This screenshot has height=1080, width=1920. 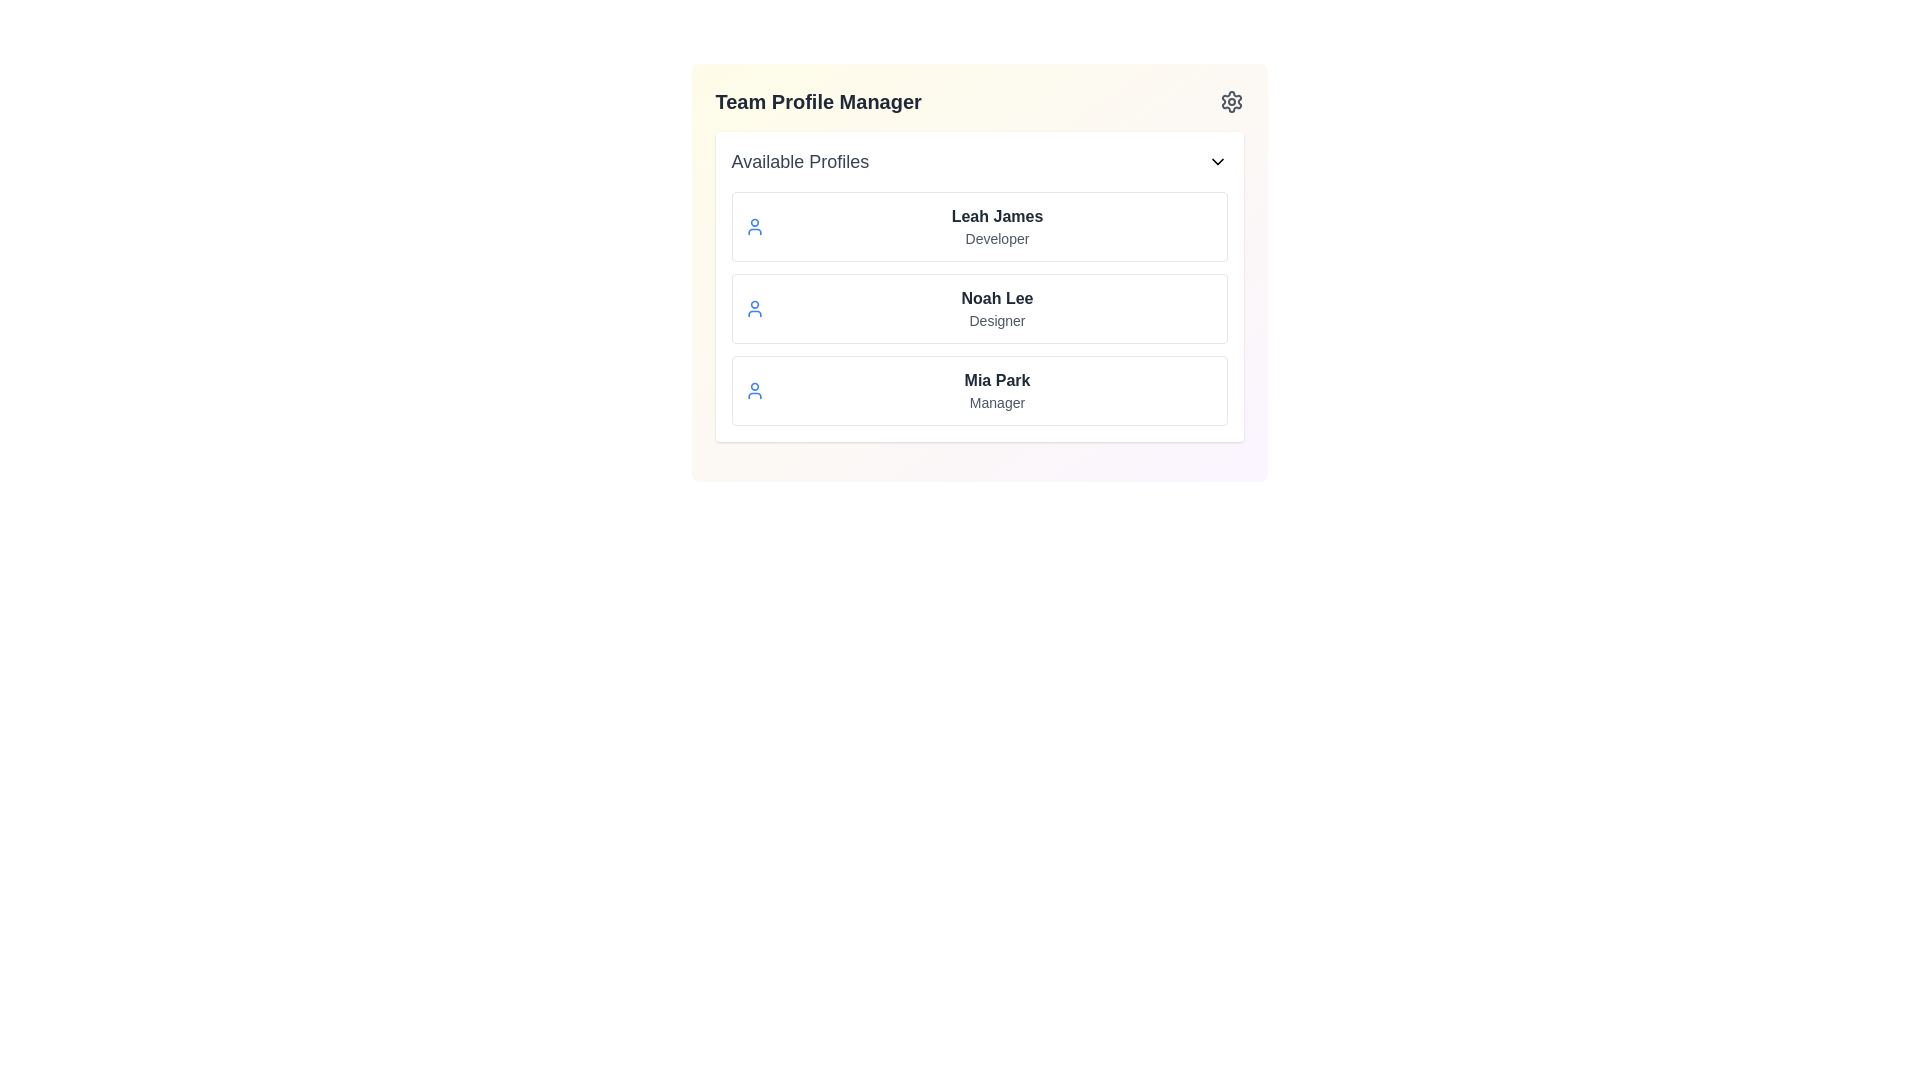 What do you see at coordinates (997, 238) in the screenshot?
I see `the text label indicating the profession or position associated with the profile of 'Leah James', located directly beneath her name in the user profile section` at bounding box center [997, 238].